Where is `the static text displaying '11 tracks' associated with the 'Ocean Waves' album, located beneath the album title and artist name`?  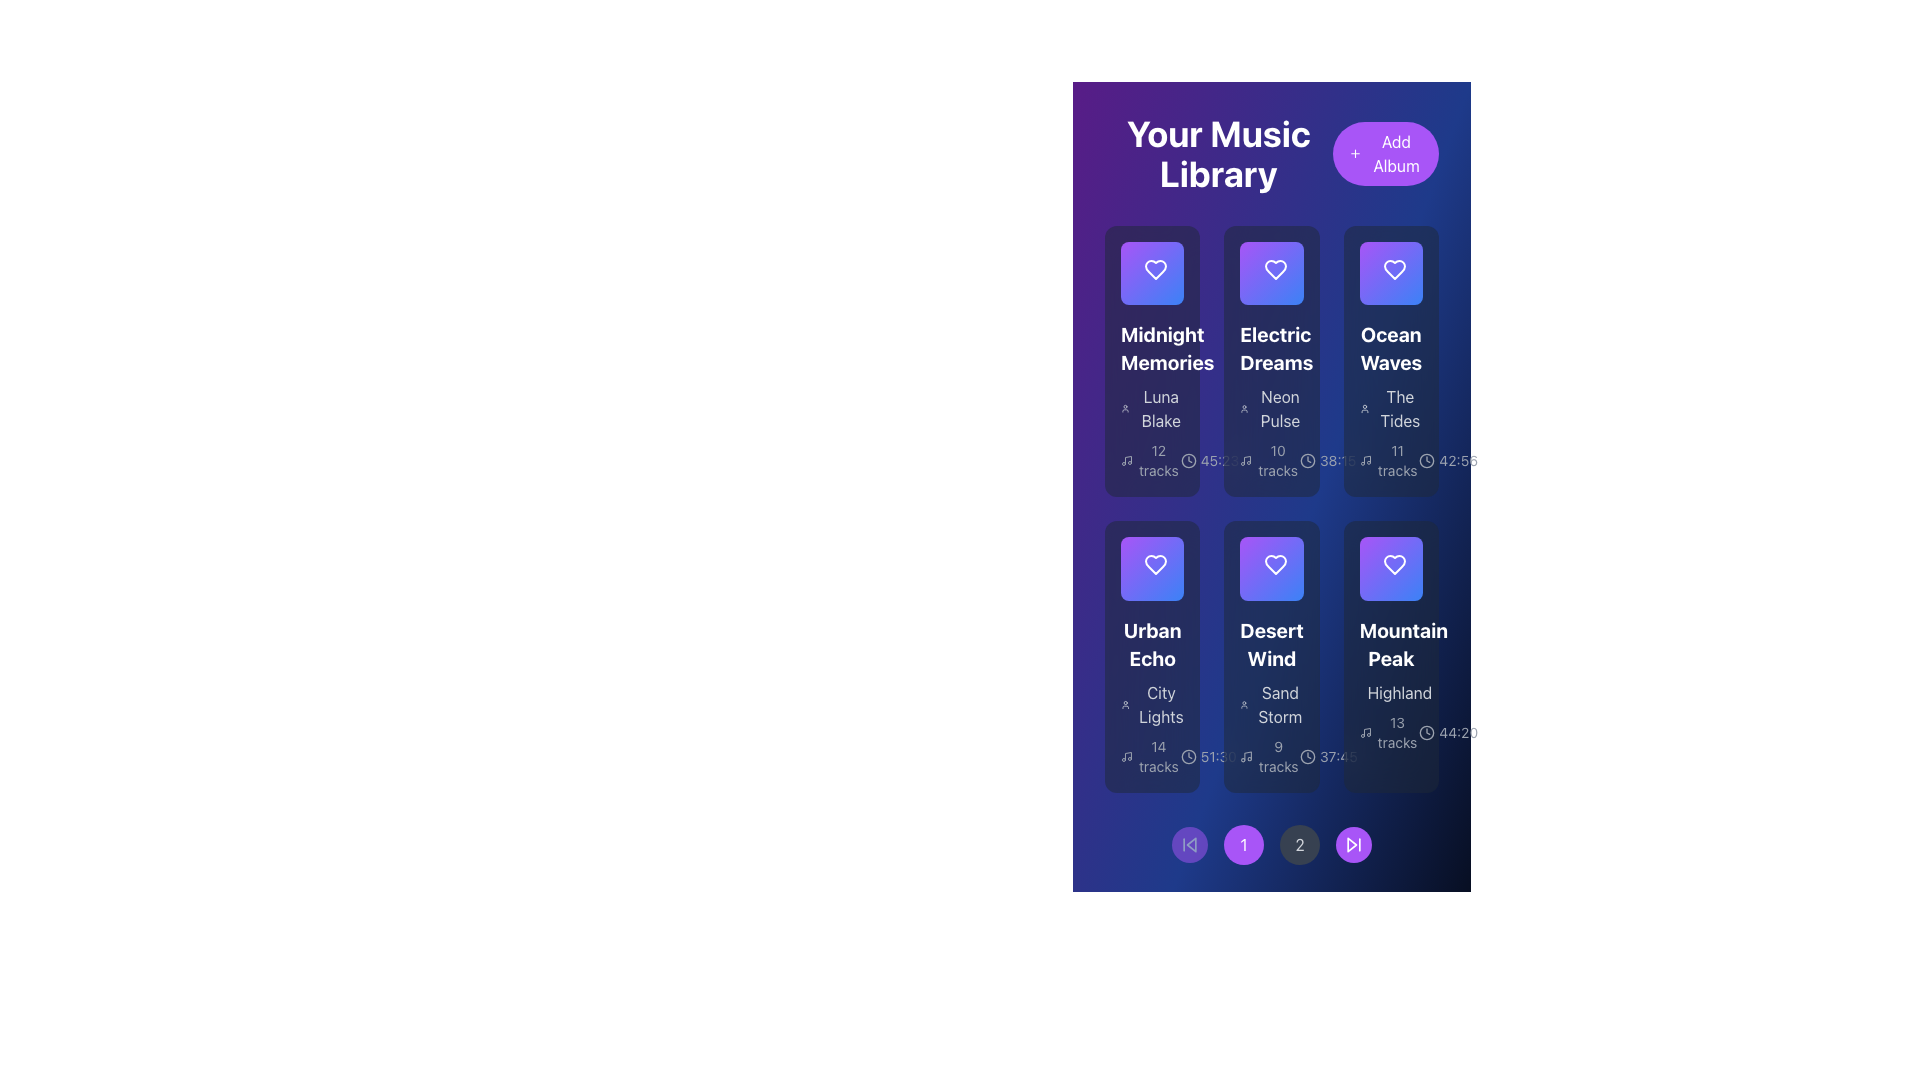 the static text displaying '11 tracks' associated with the 'Ocean Waves' album, located beneath the album title and artist name is located at coordinates (1396, 461).